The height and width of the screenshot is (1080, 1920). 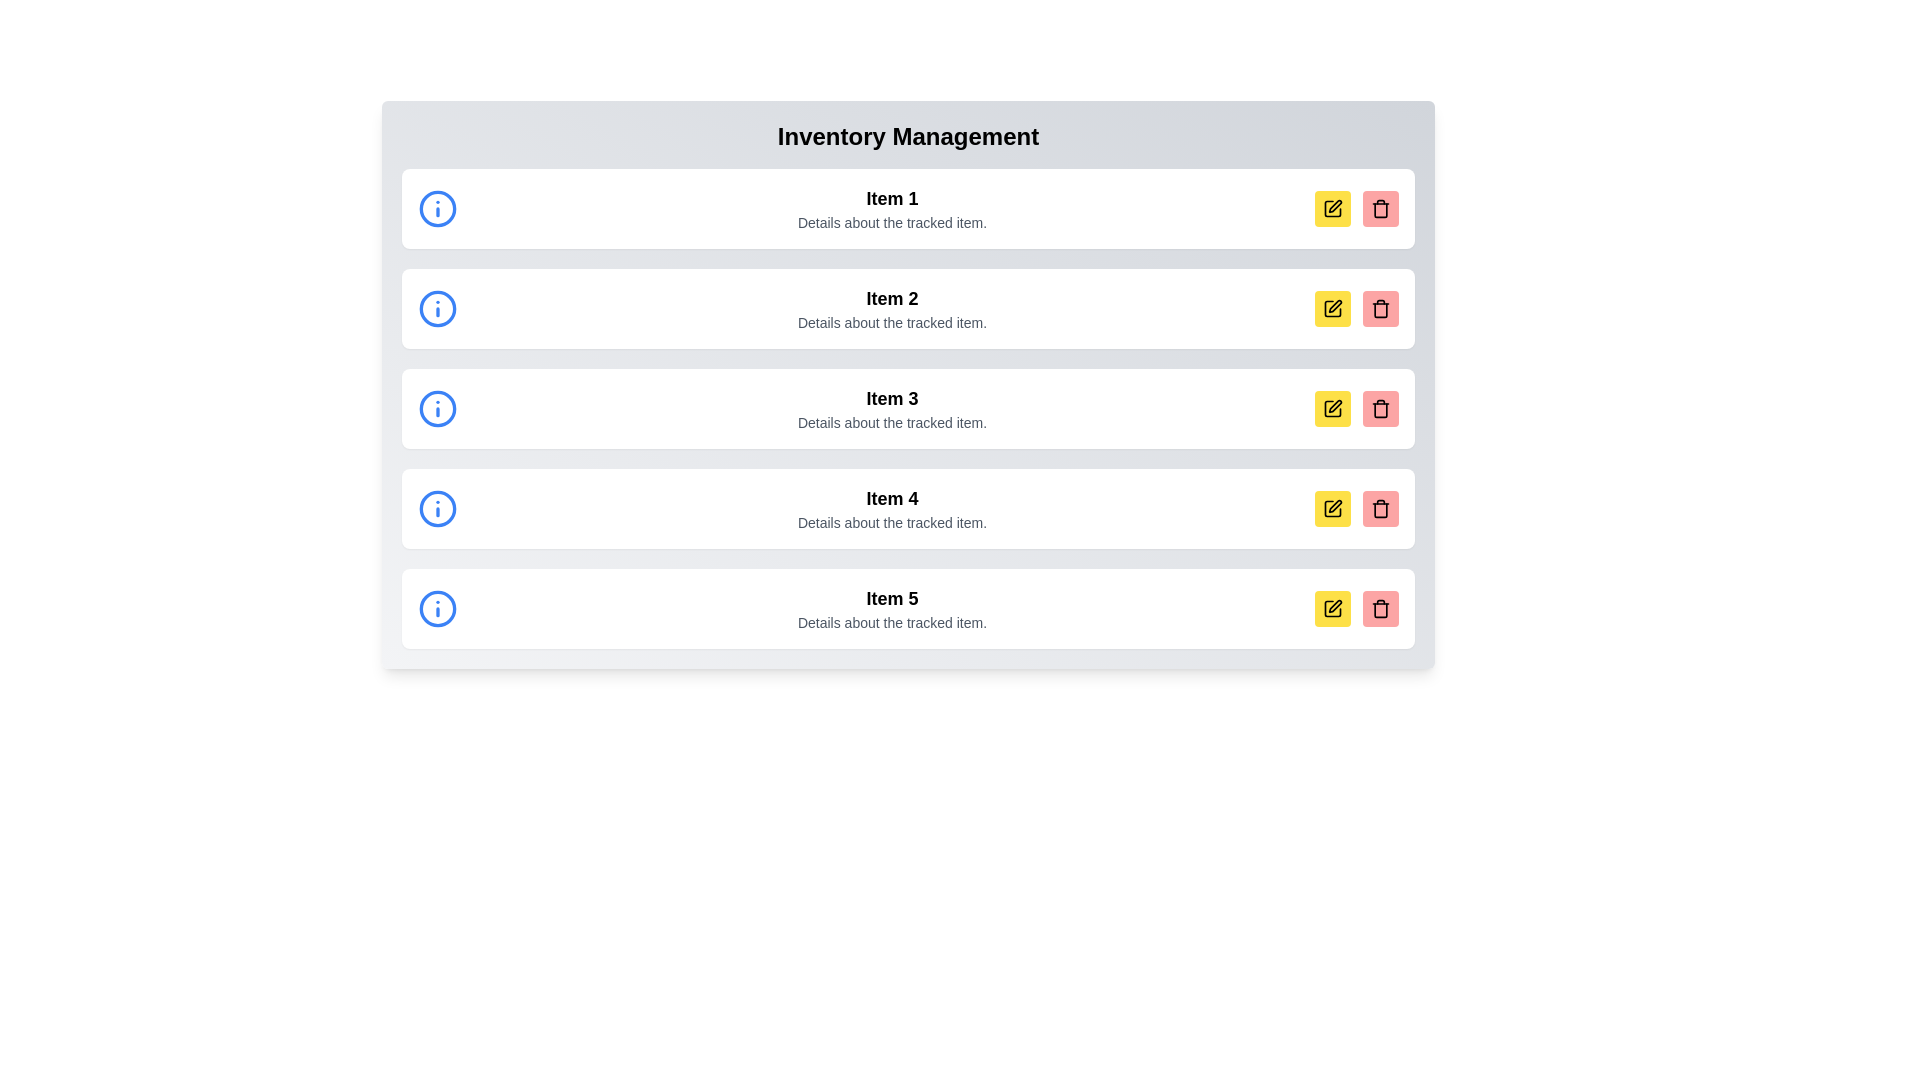 I want to click on the red button with a trash icon located at the rightmost end of the row associated with 'Item 5', so click(x=1380, y=608).